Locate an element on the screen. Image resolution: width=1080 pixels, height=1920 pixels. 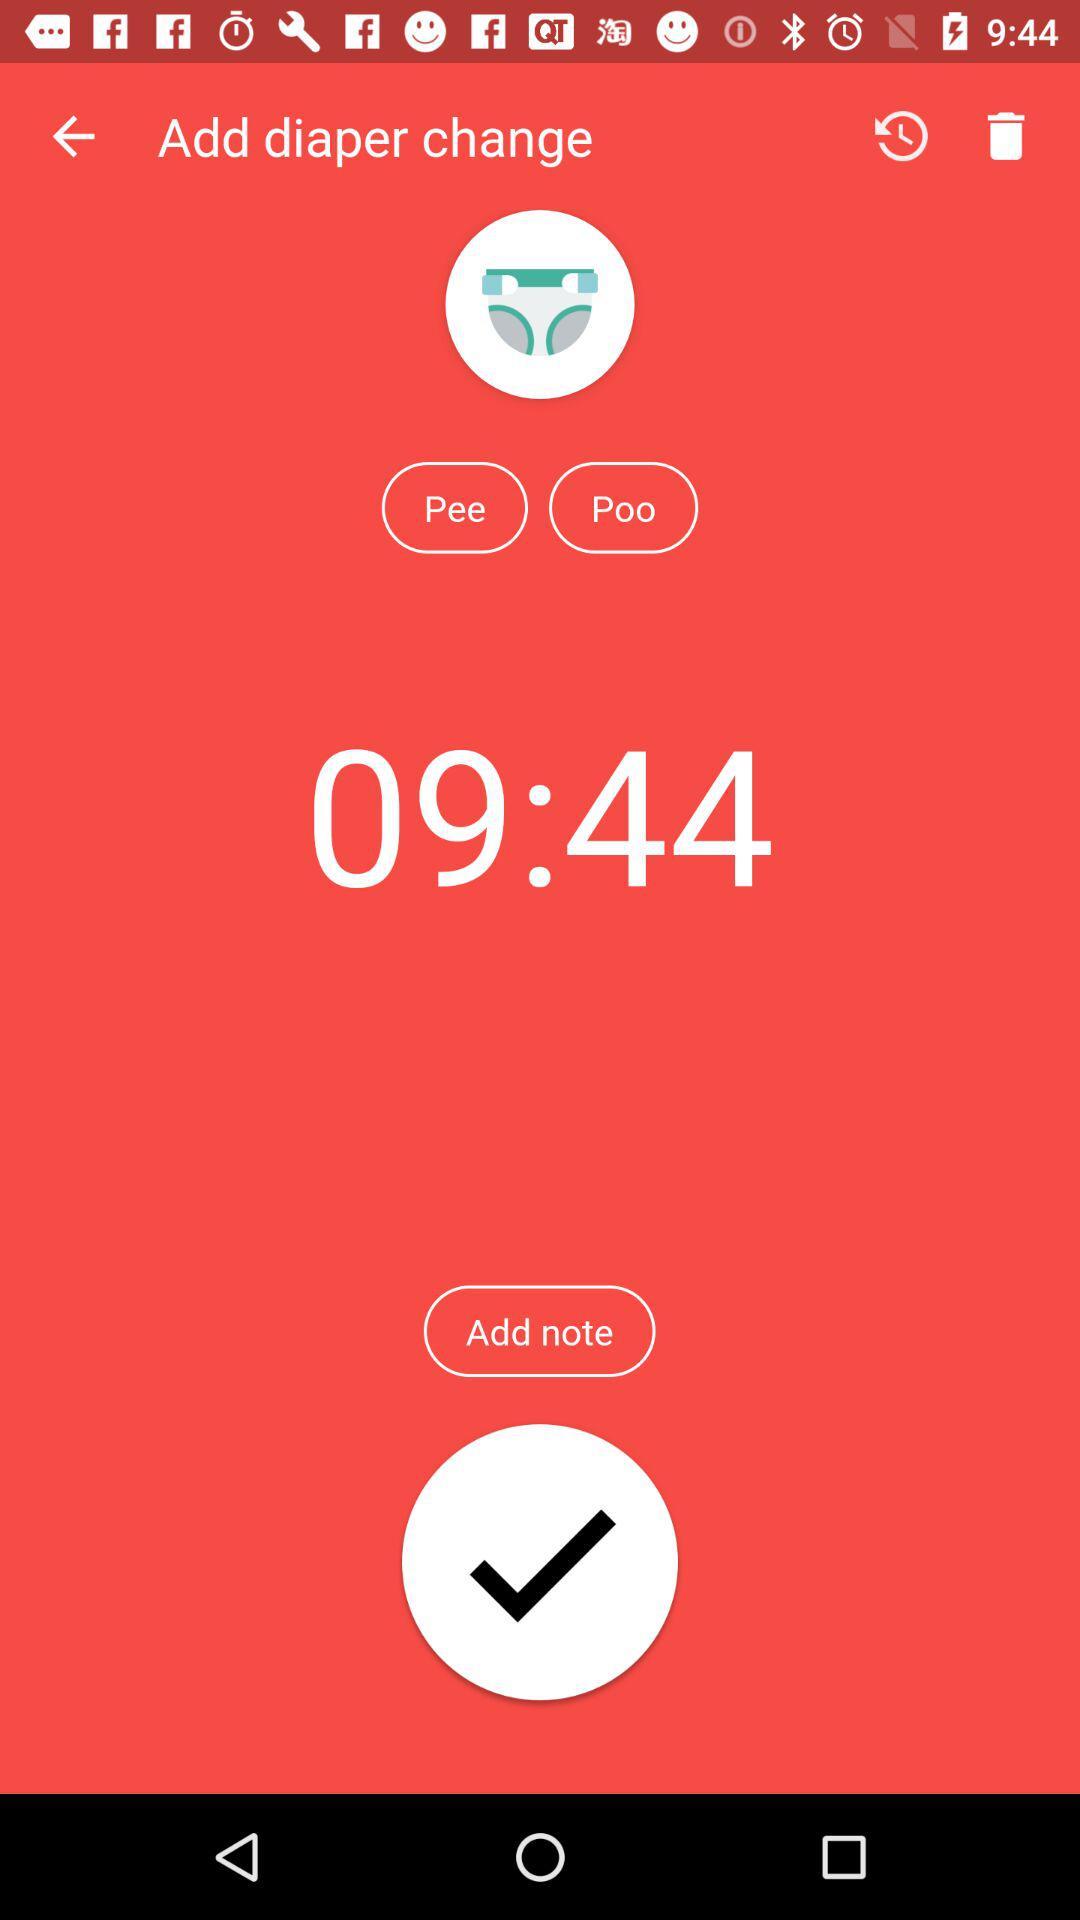
check to complete is located at coordinates (540, 1563).